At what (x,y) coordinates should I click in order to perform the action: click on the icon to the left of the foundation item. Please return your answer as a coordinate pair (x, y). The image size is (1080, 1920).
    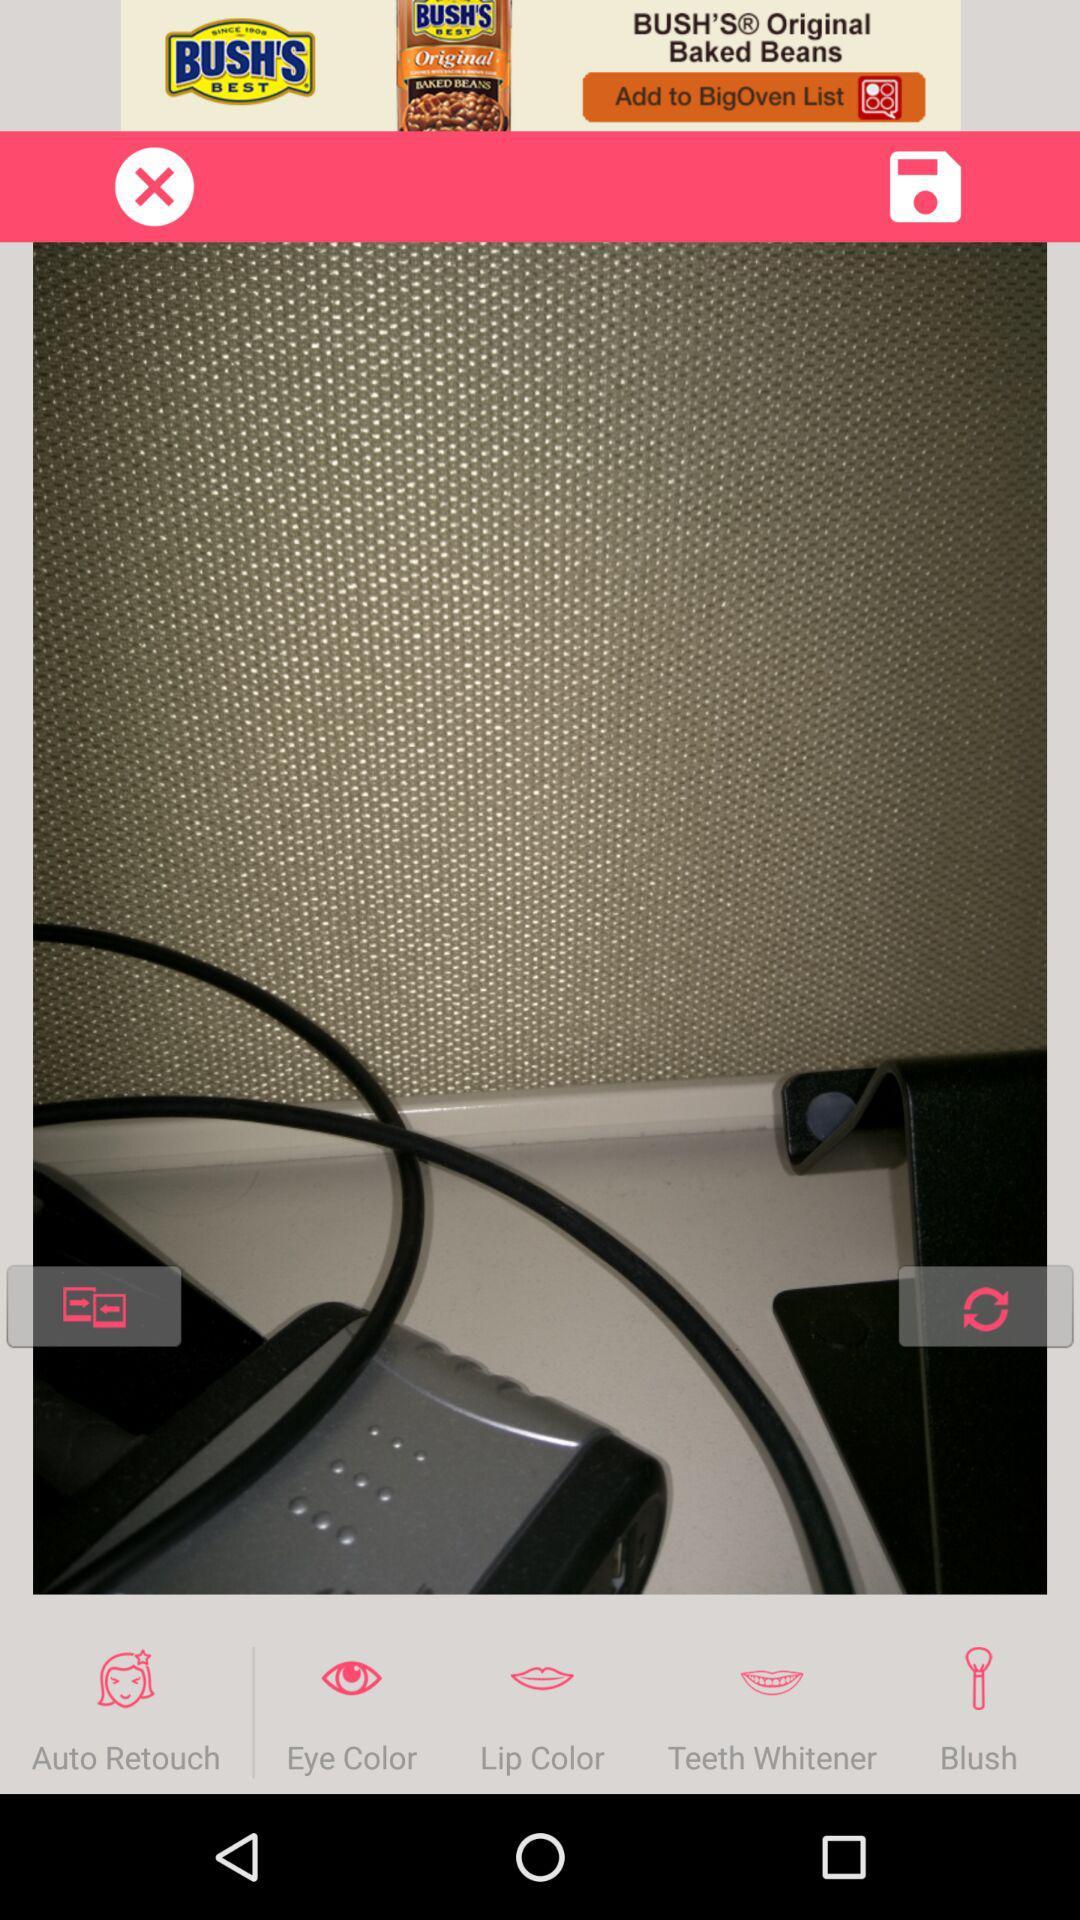
    Looking at the image, I should click on (977, 1711).